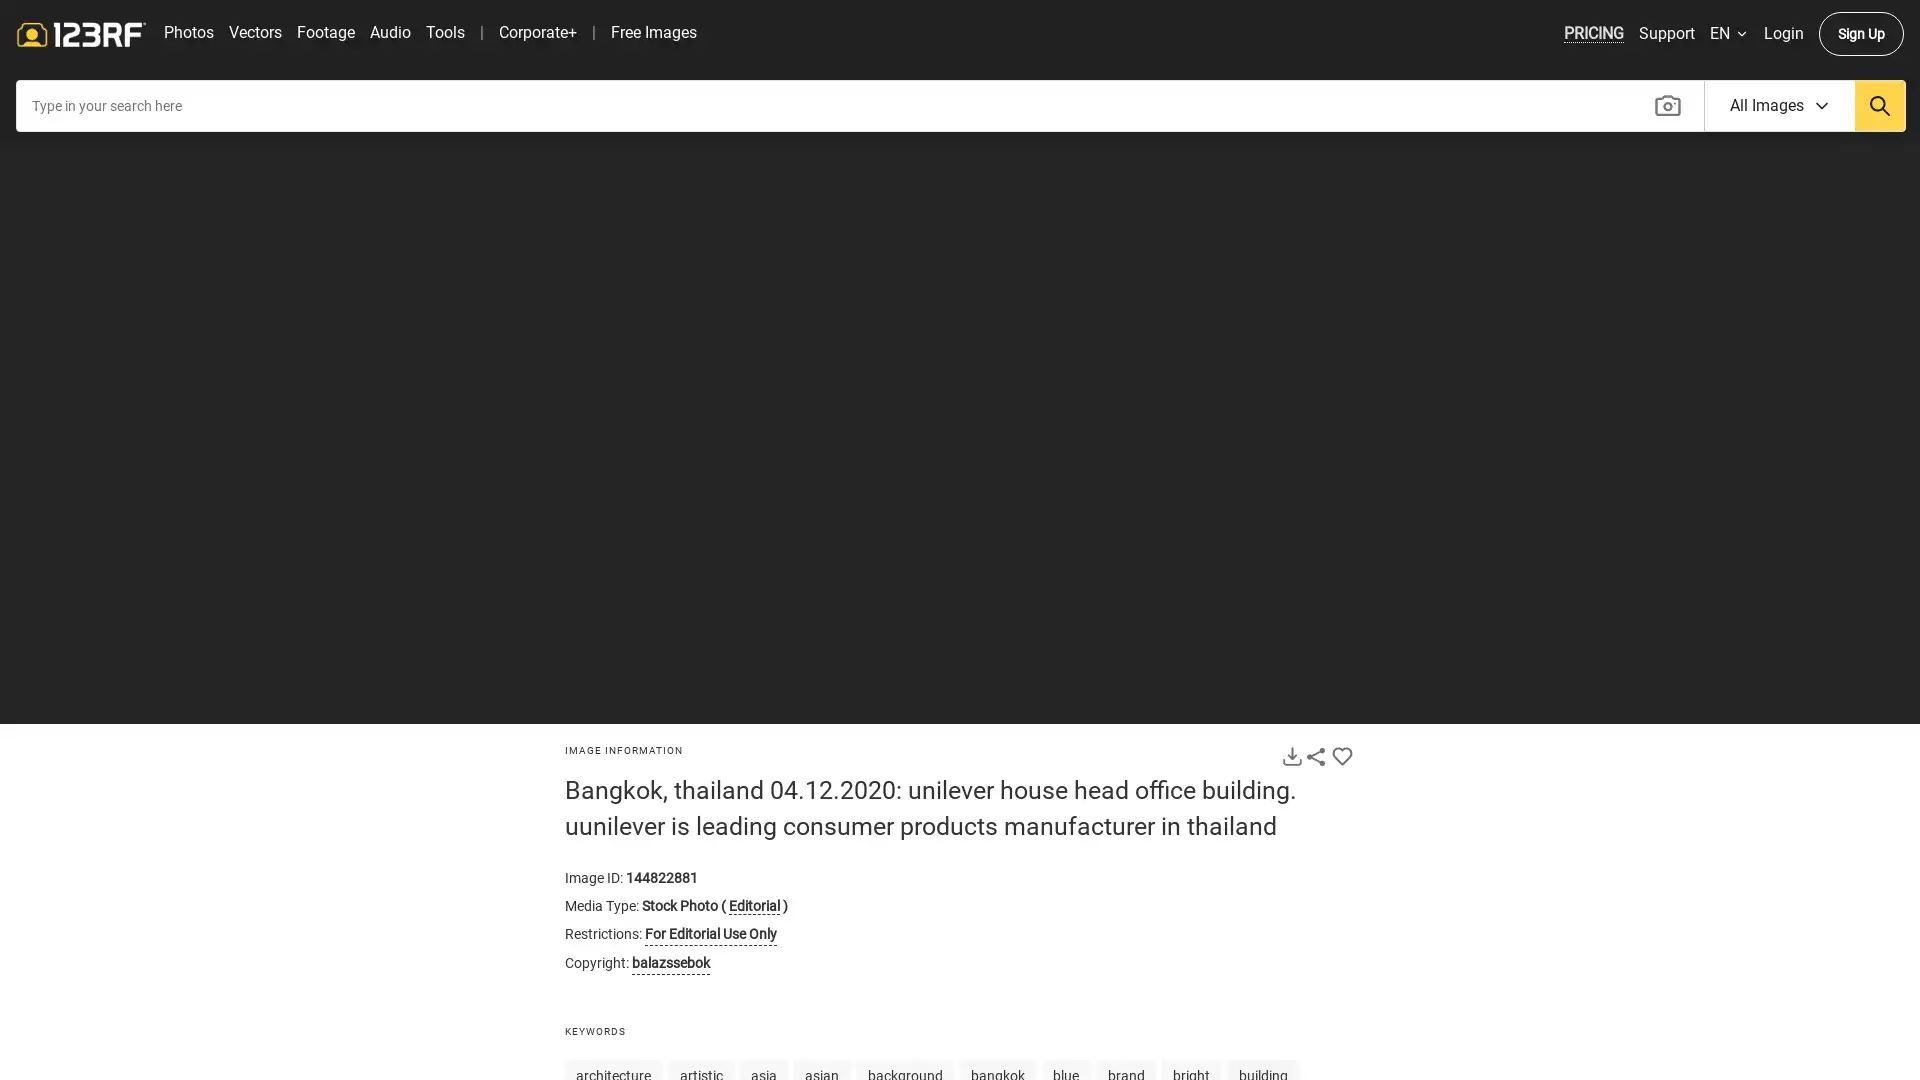  Describe the element at coordinates (1698, 688) in the screenshot. I see `FACEBOOK_IMAGE Facebook image 1200 x 1200 px` at that location.